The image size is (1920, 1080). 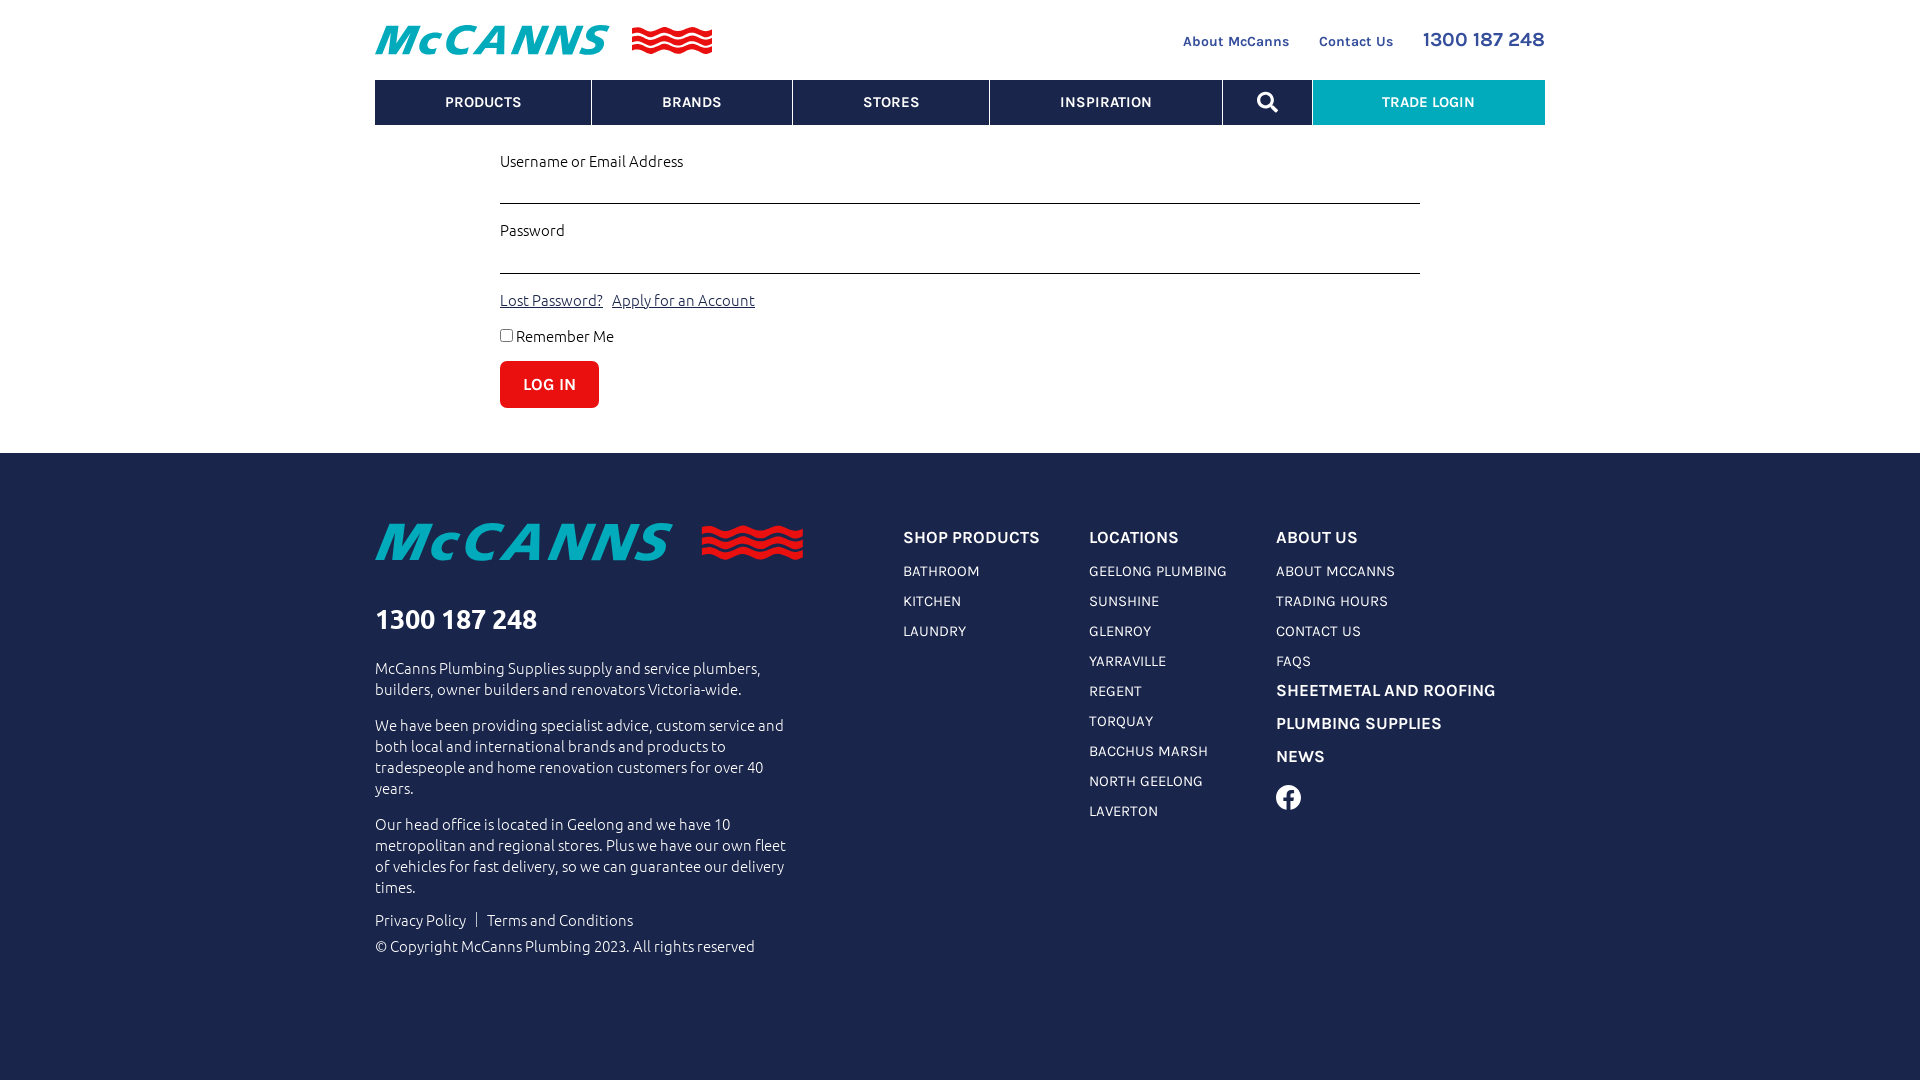 What do you see at coordinates (1133, 536) in the screenshot?
I see `'LOCATIONS'` at bounding box center [1133, 536].